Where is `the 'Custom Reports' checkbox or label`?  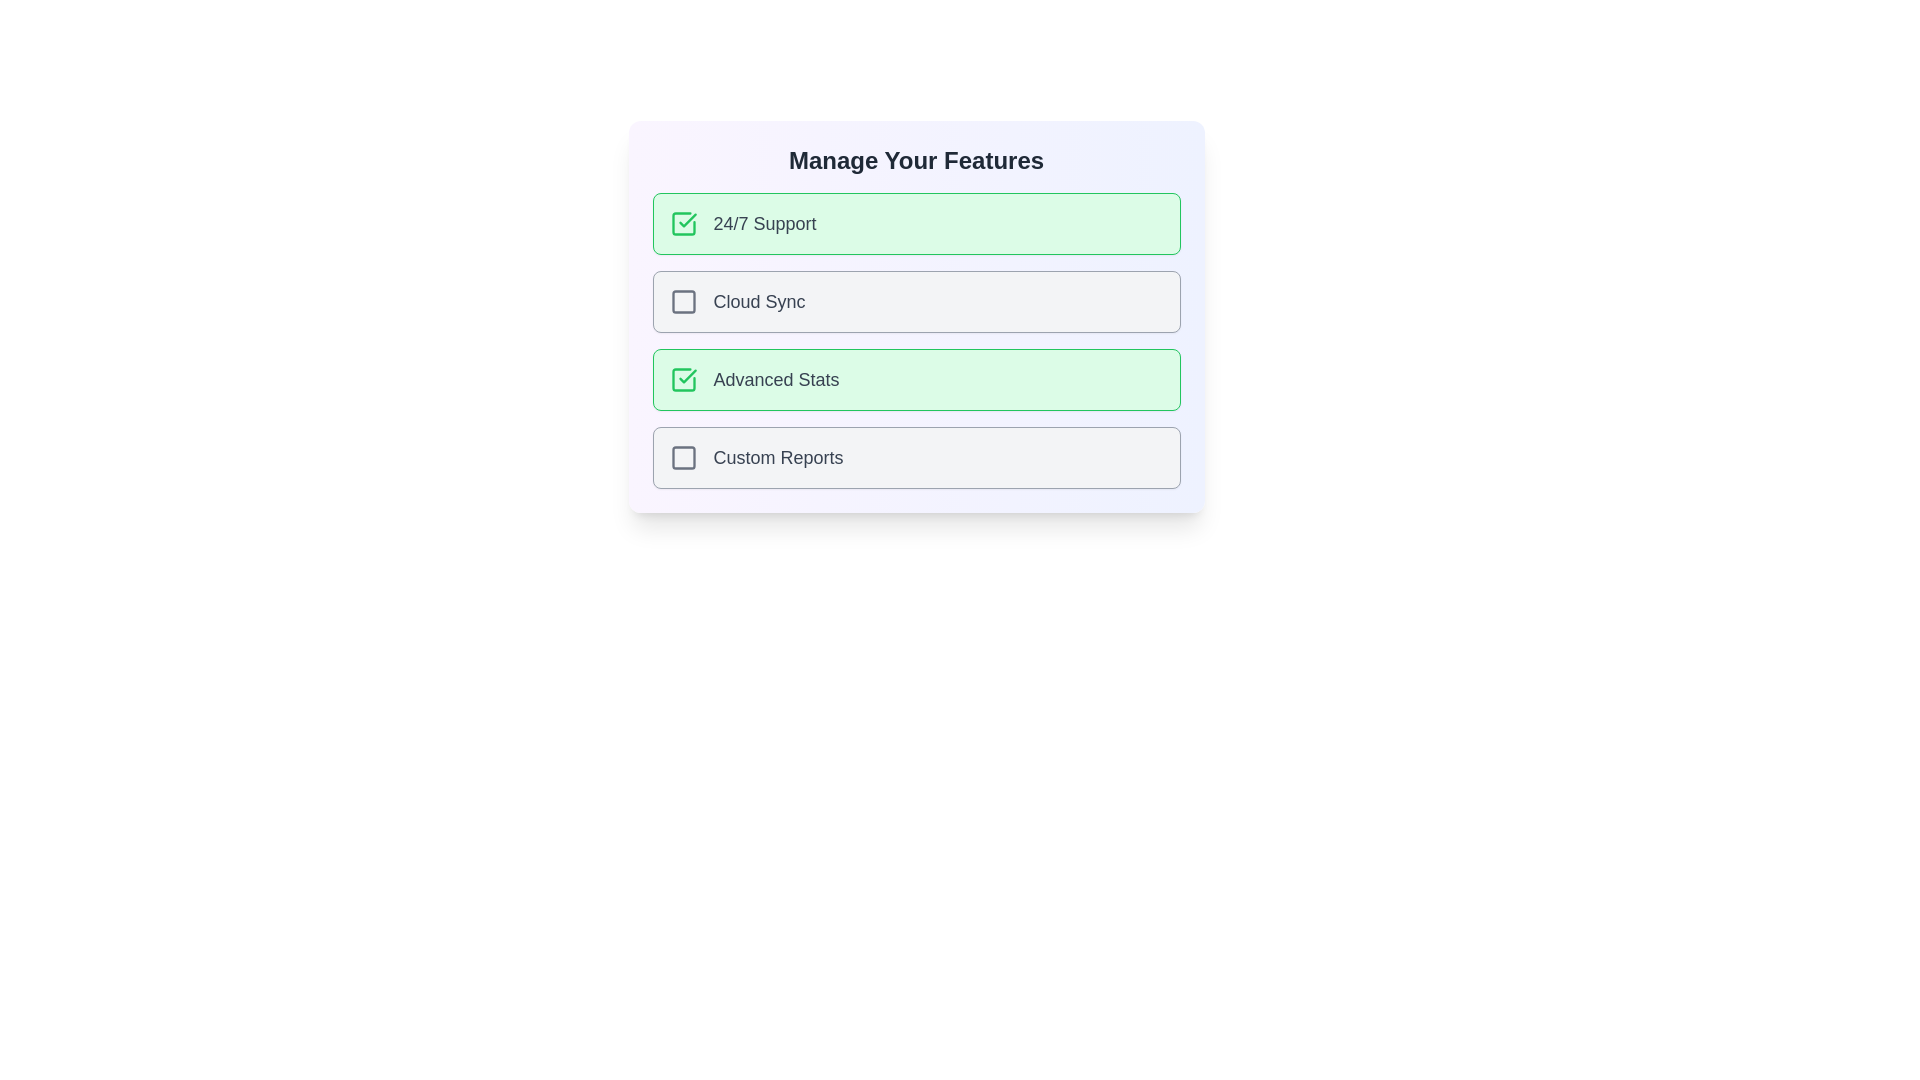 the 'Custom Reports' checkbox or label is located at coordinates (755, 458).